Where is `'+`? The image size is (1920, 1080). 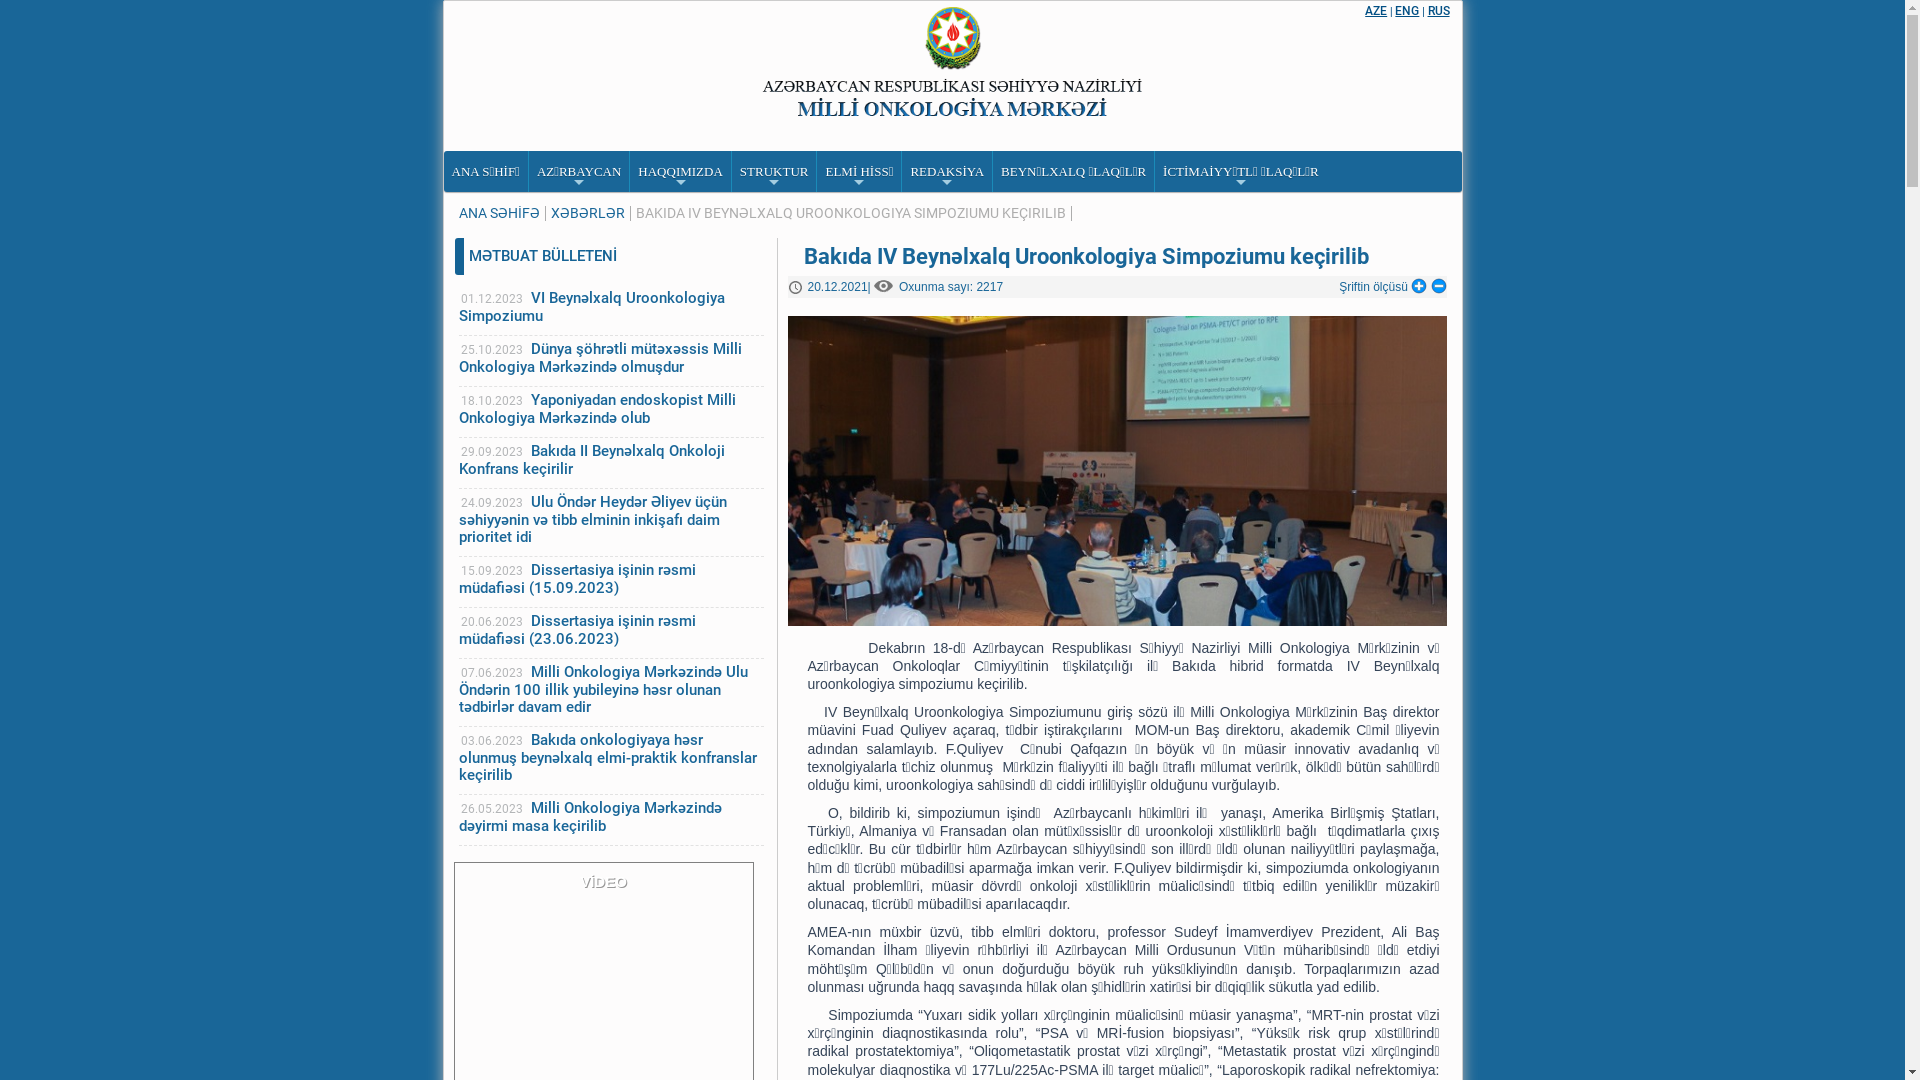
'+ is located at coordinates (773, 170).